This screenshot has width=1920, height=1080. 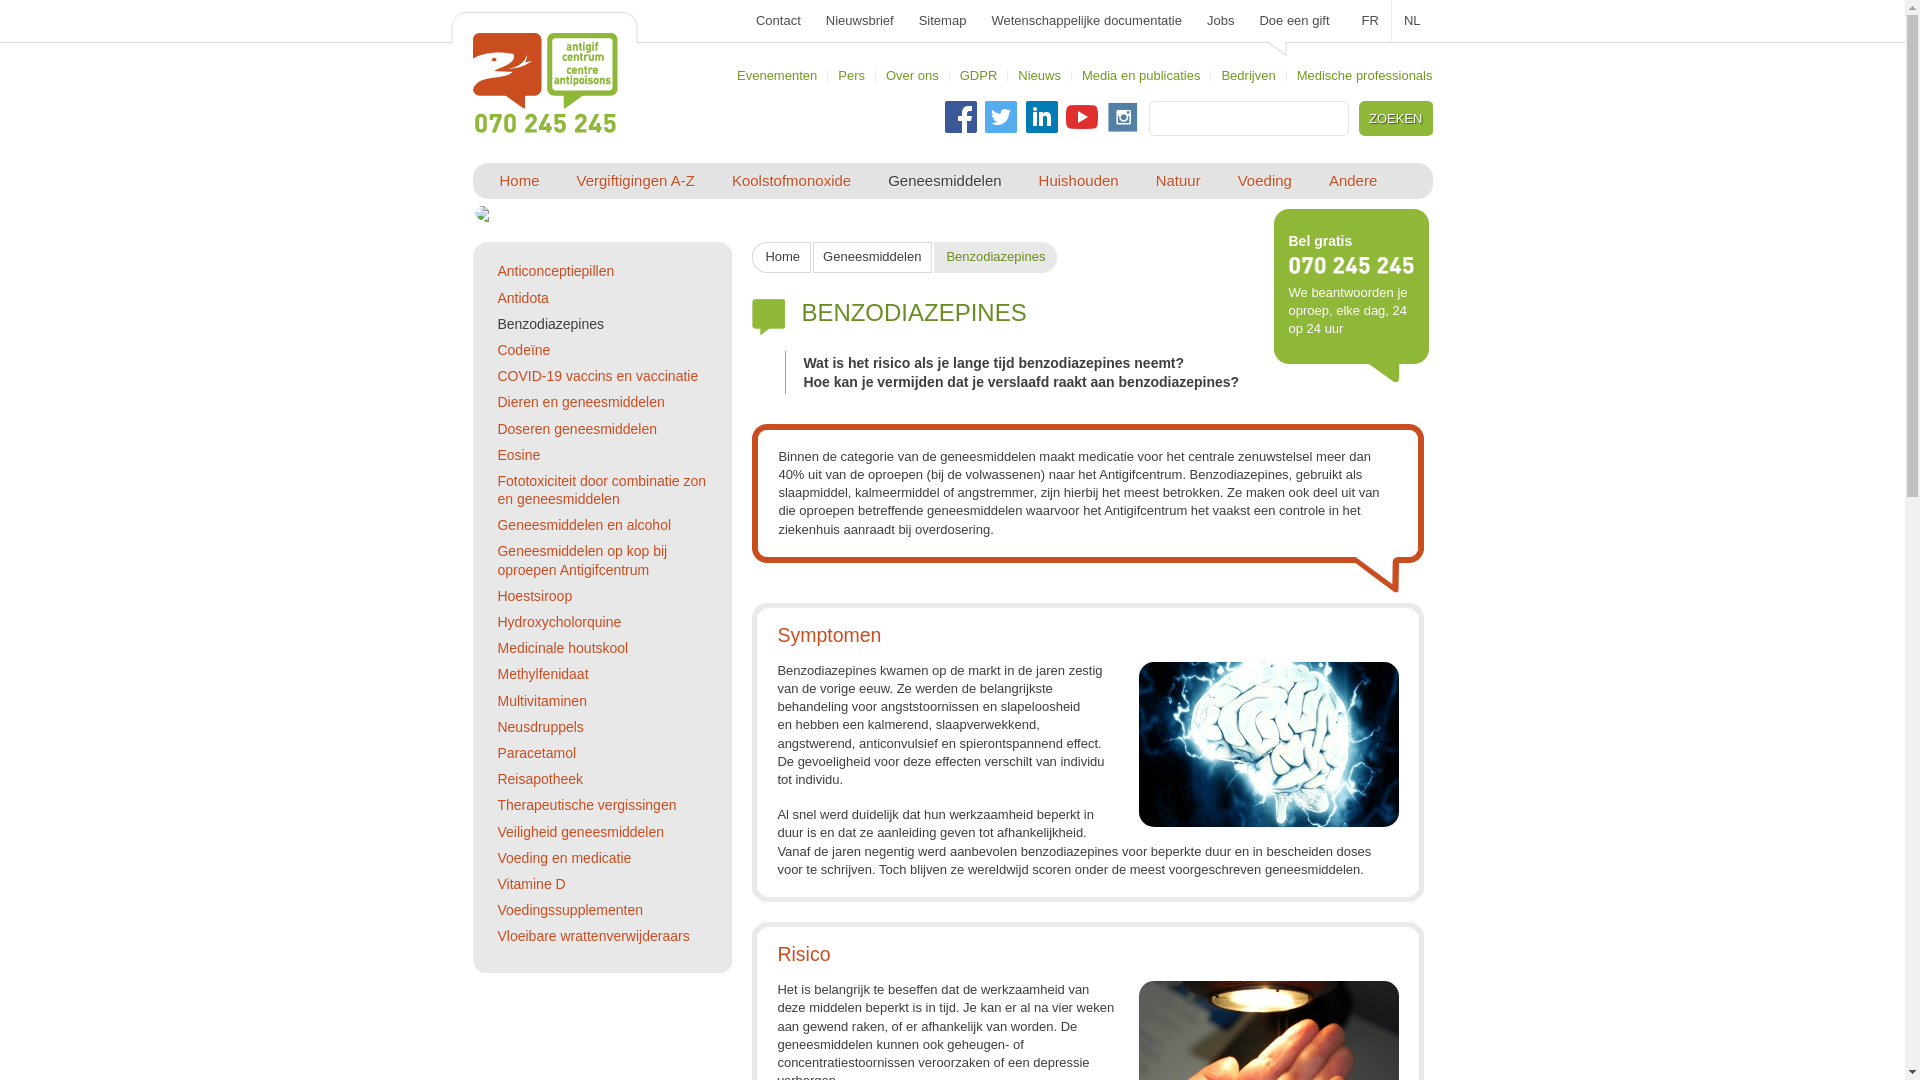 I want to click on 'Wetenschappelijke documentatie', so click(x=1085, y=20).